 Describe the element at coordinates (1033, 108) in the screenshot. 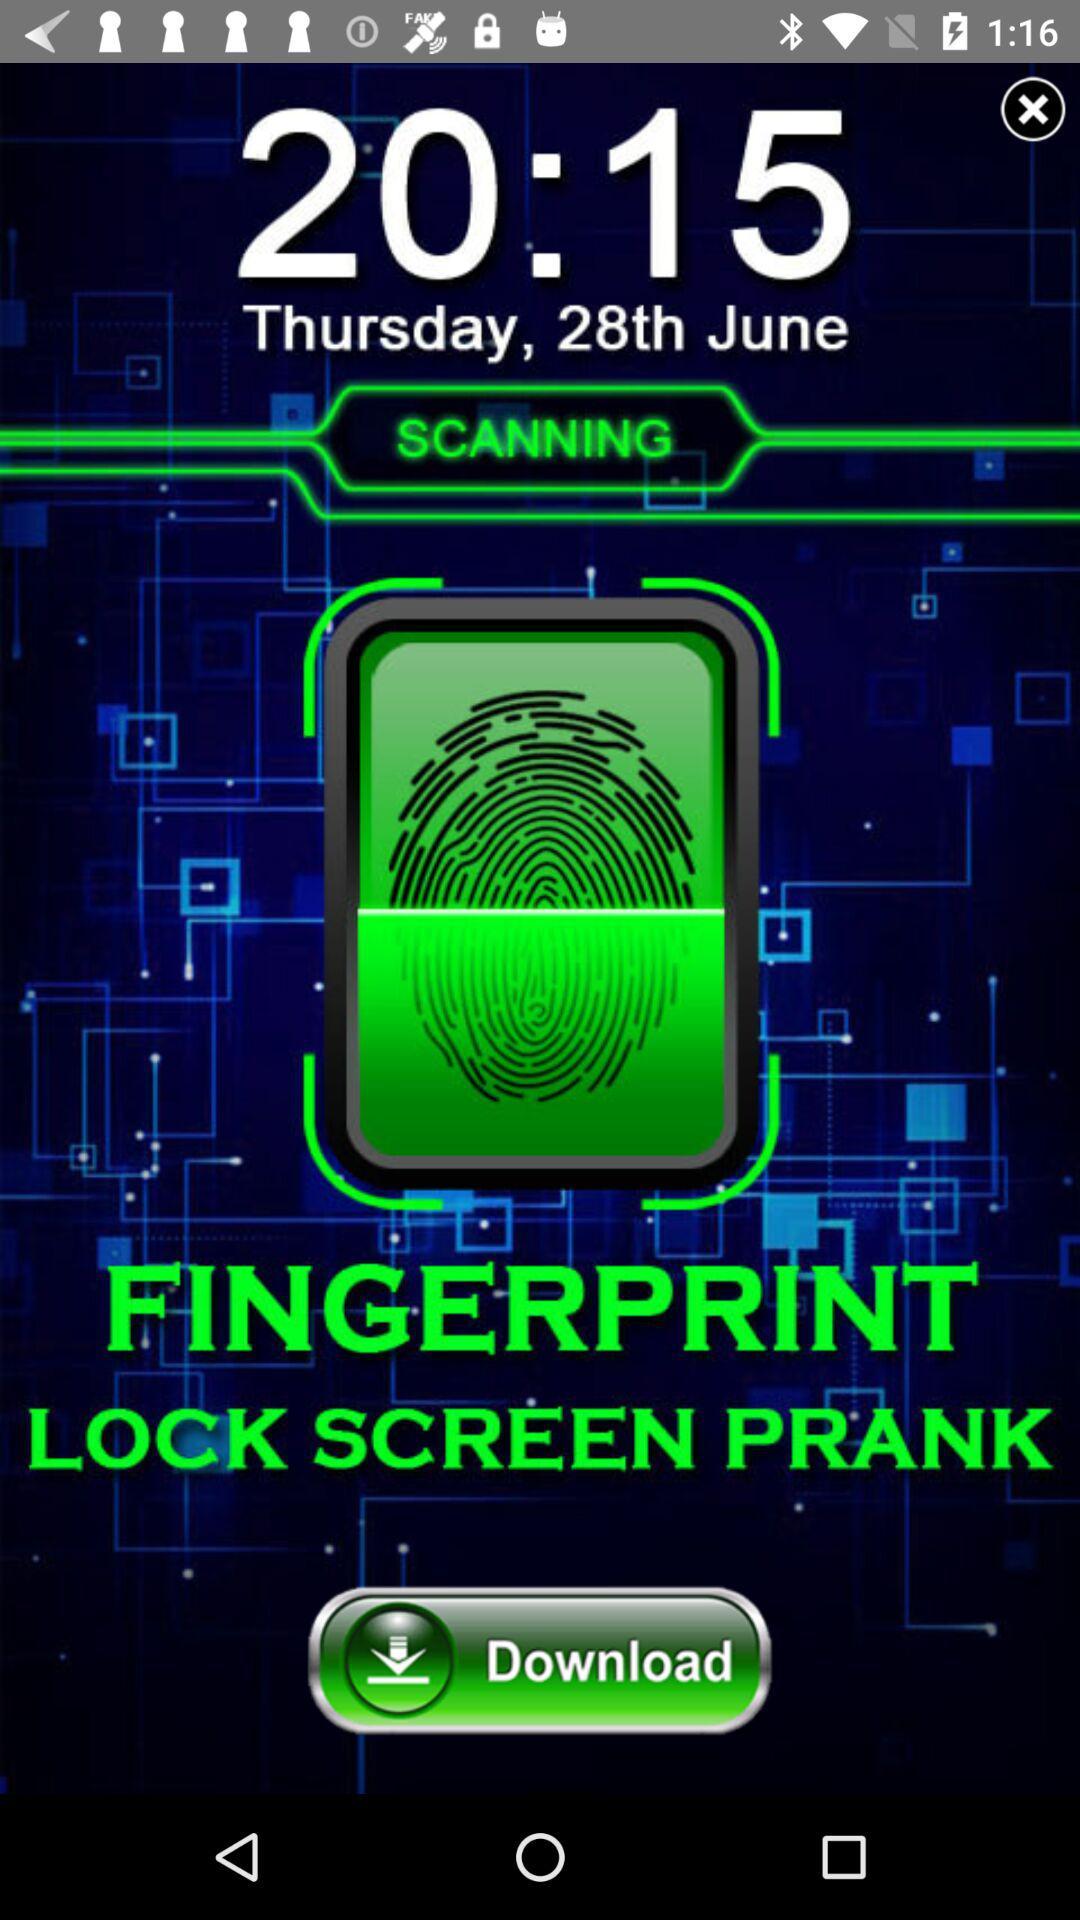

I see `click close icon` at that location.